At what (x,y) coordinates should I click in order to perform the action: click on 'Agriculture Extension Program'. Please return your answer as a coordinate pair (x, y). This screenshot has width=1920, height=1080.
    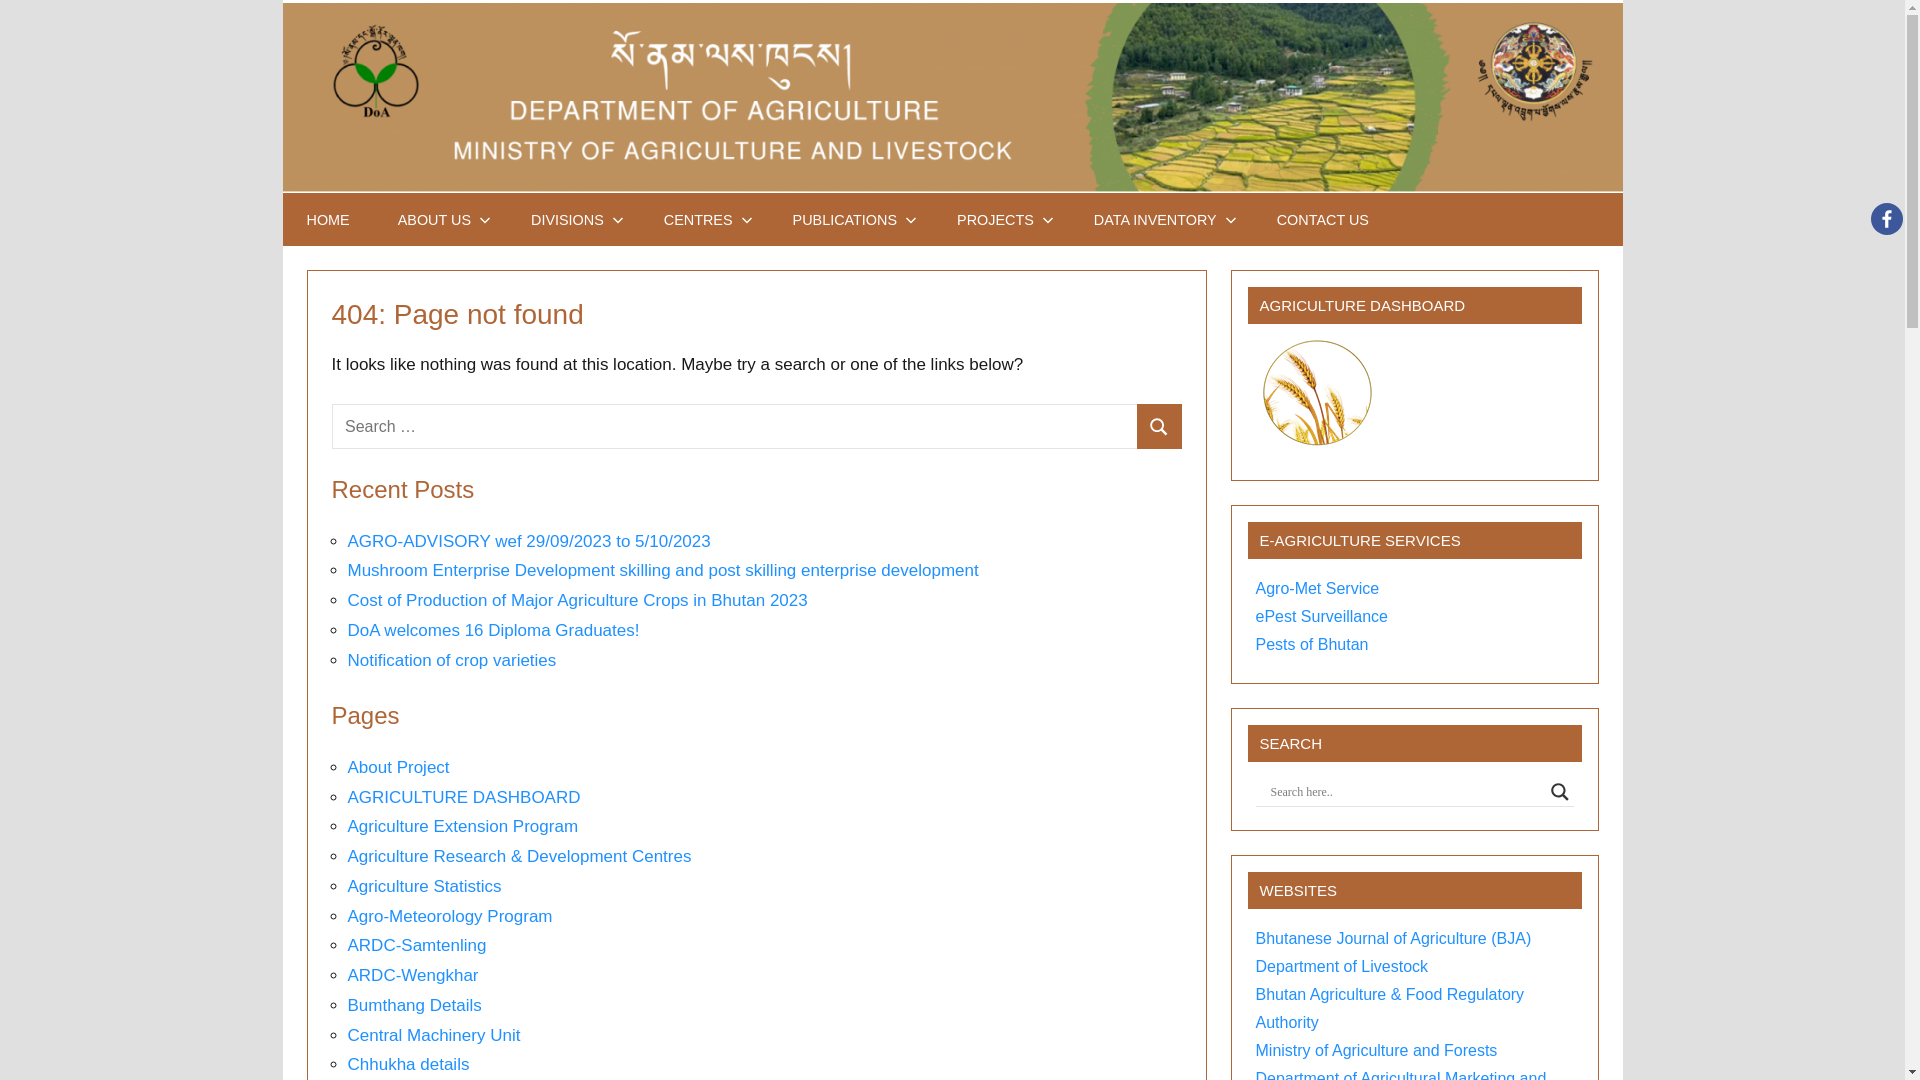
    Looking at the image, I should click on (462, 826).